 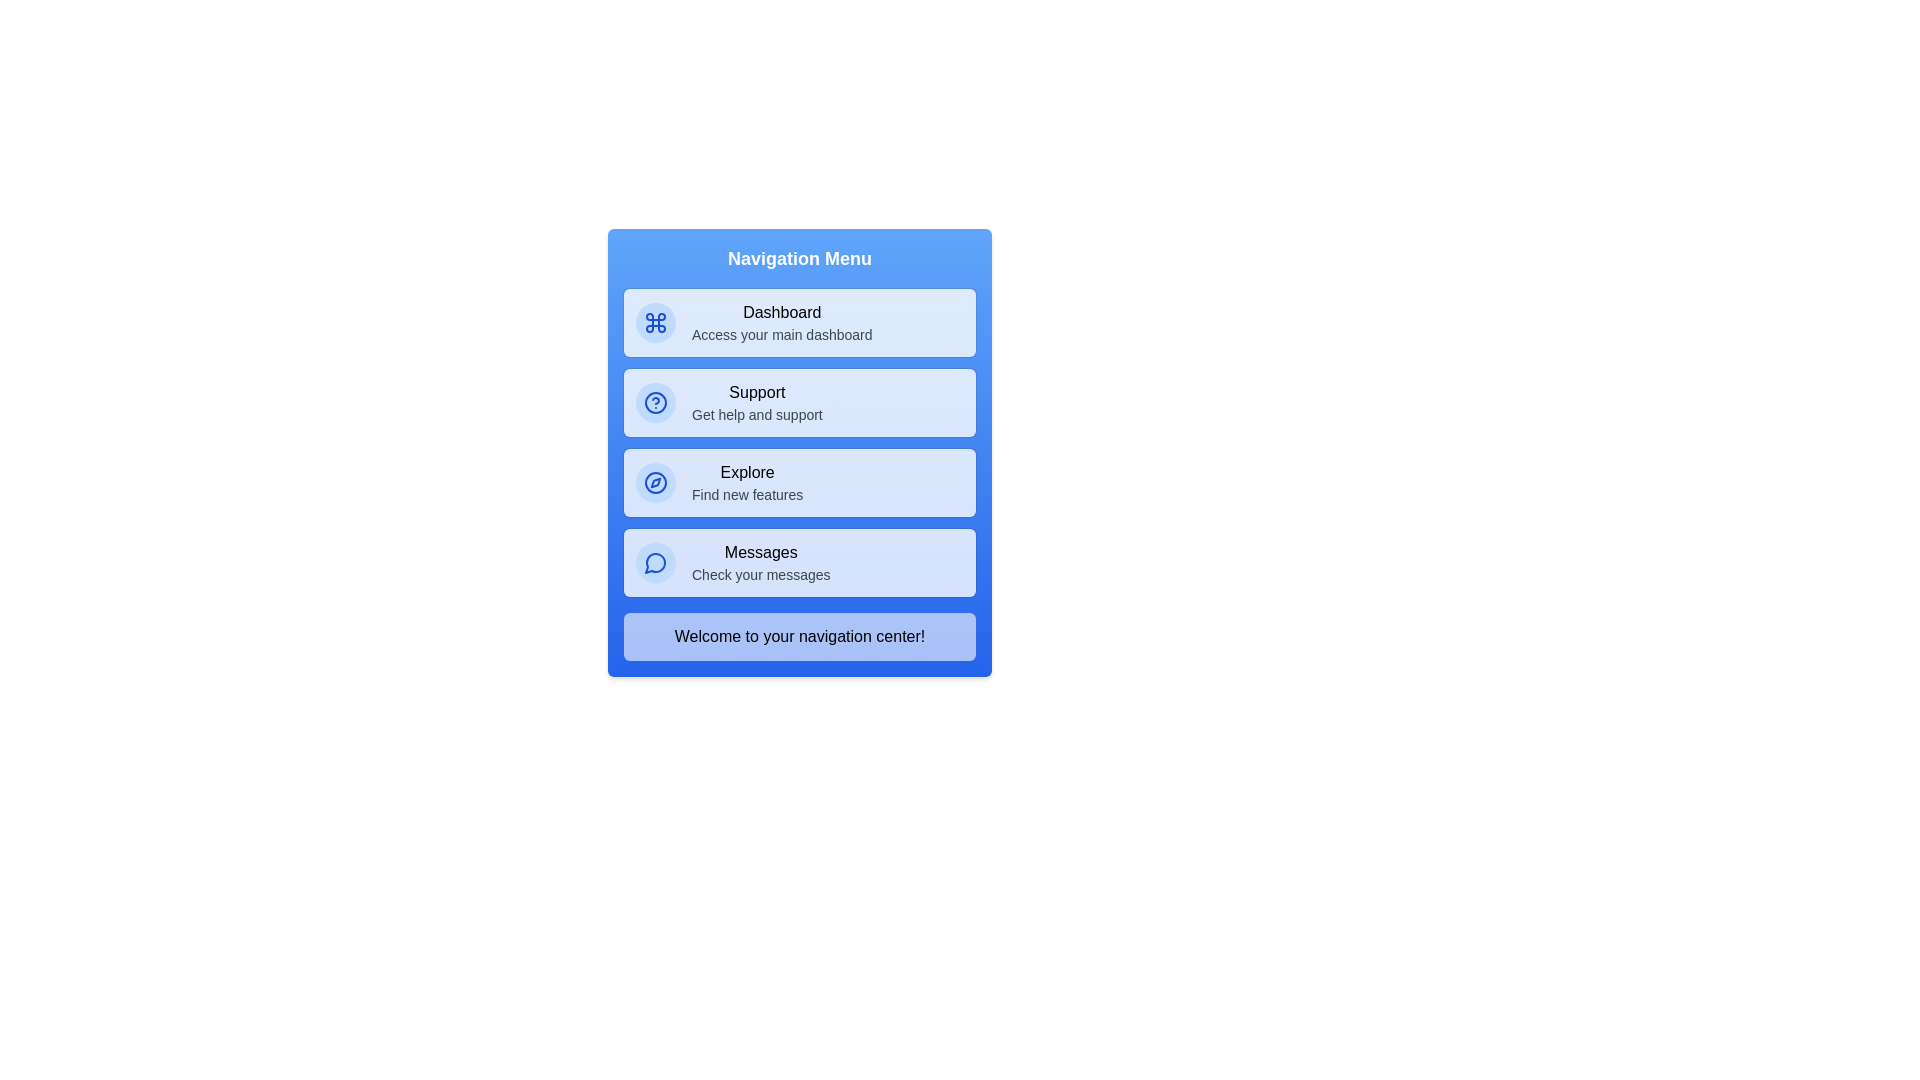 What do you see at coordinates (800, 563) in the screenshot?
I see `the menu item corresponding to Messages` at bounding box center [800, 563].